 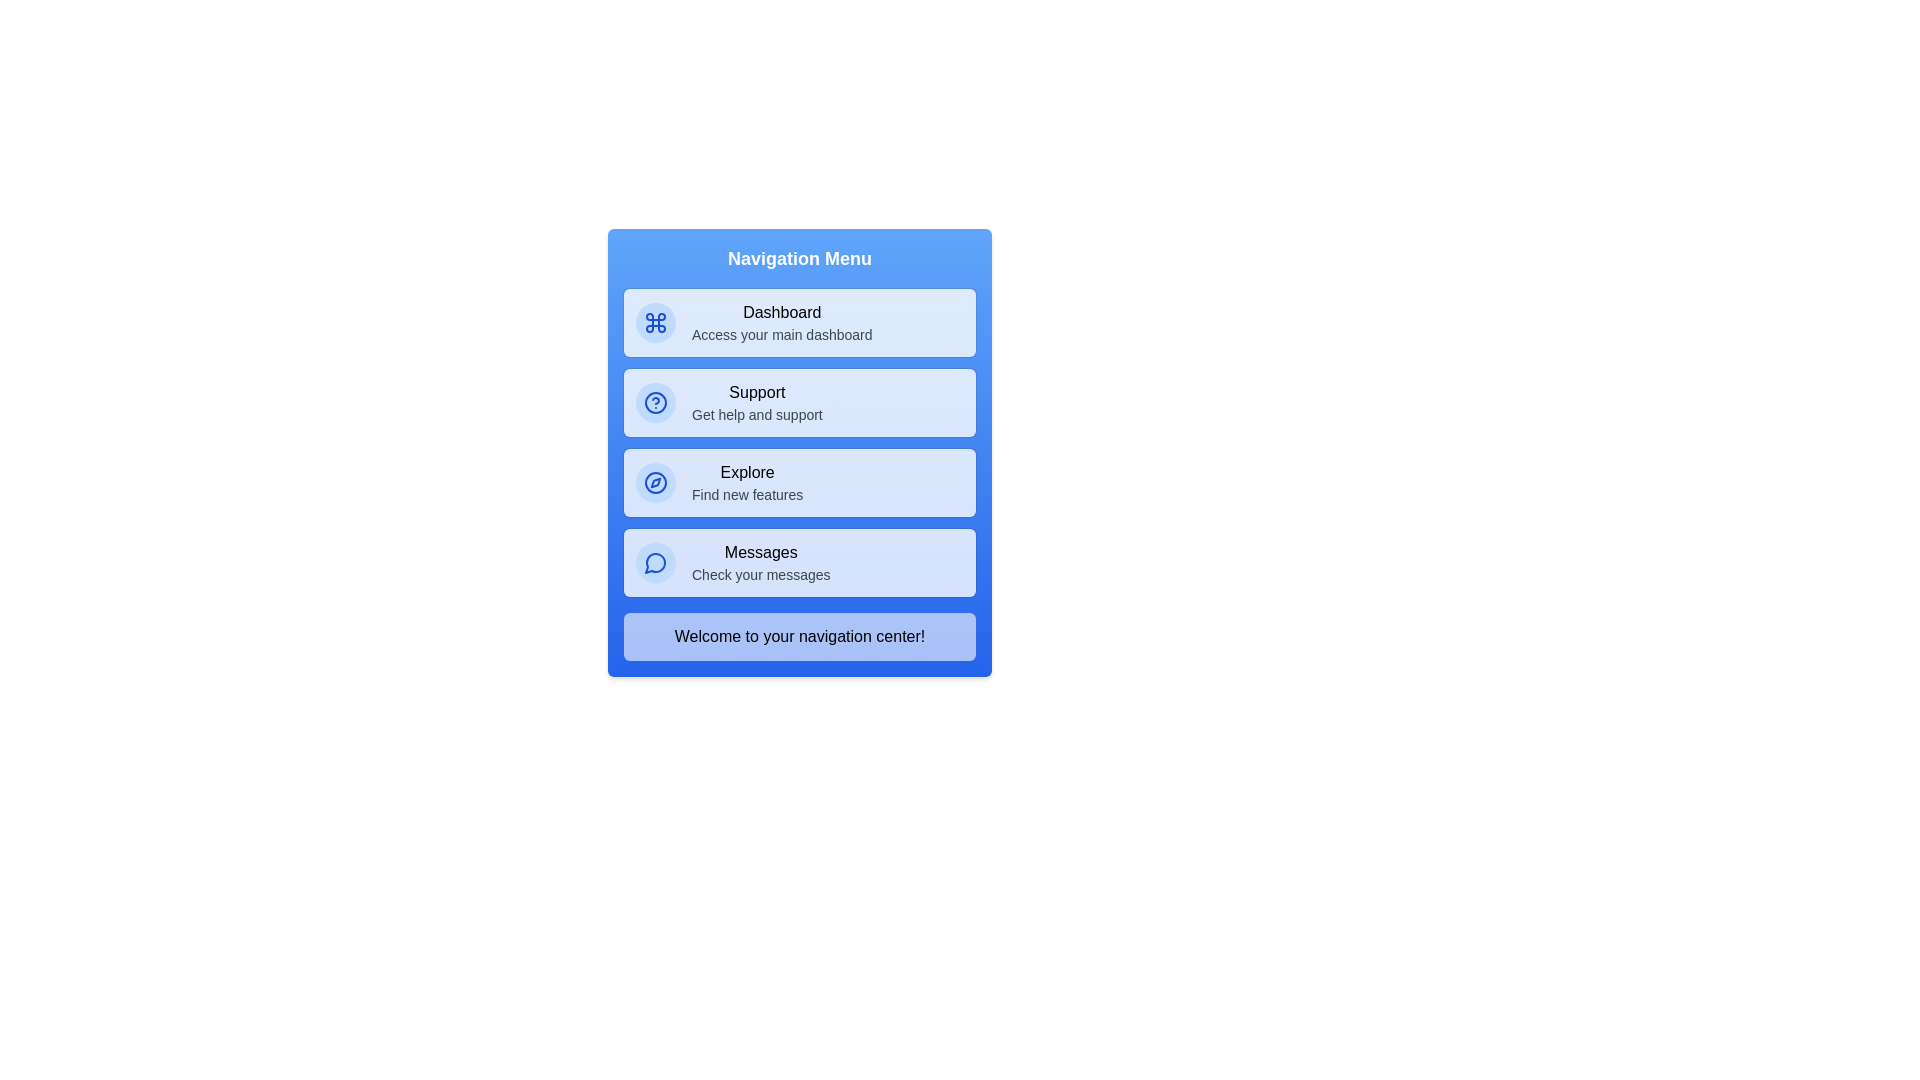 What do you see at coordinates (800, 563) in the screenshot?
I see `the menu item corresponding to Messages` at bounding box center [800, 563].